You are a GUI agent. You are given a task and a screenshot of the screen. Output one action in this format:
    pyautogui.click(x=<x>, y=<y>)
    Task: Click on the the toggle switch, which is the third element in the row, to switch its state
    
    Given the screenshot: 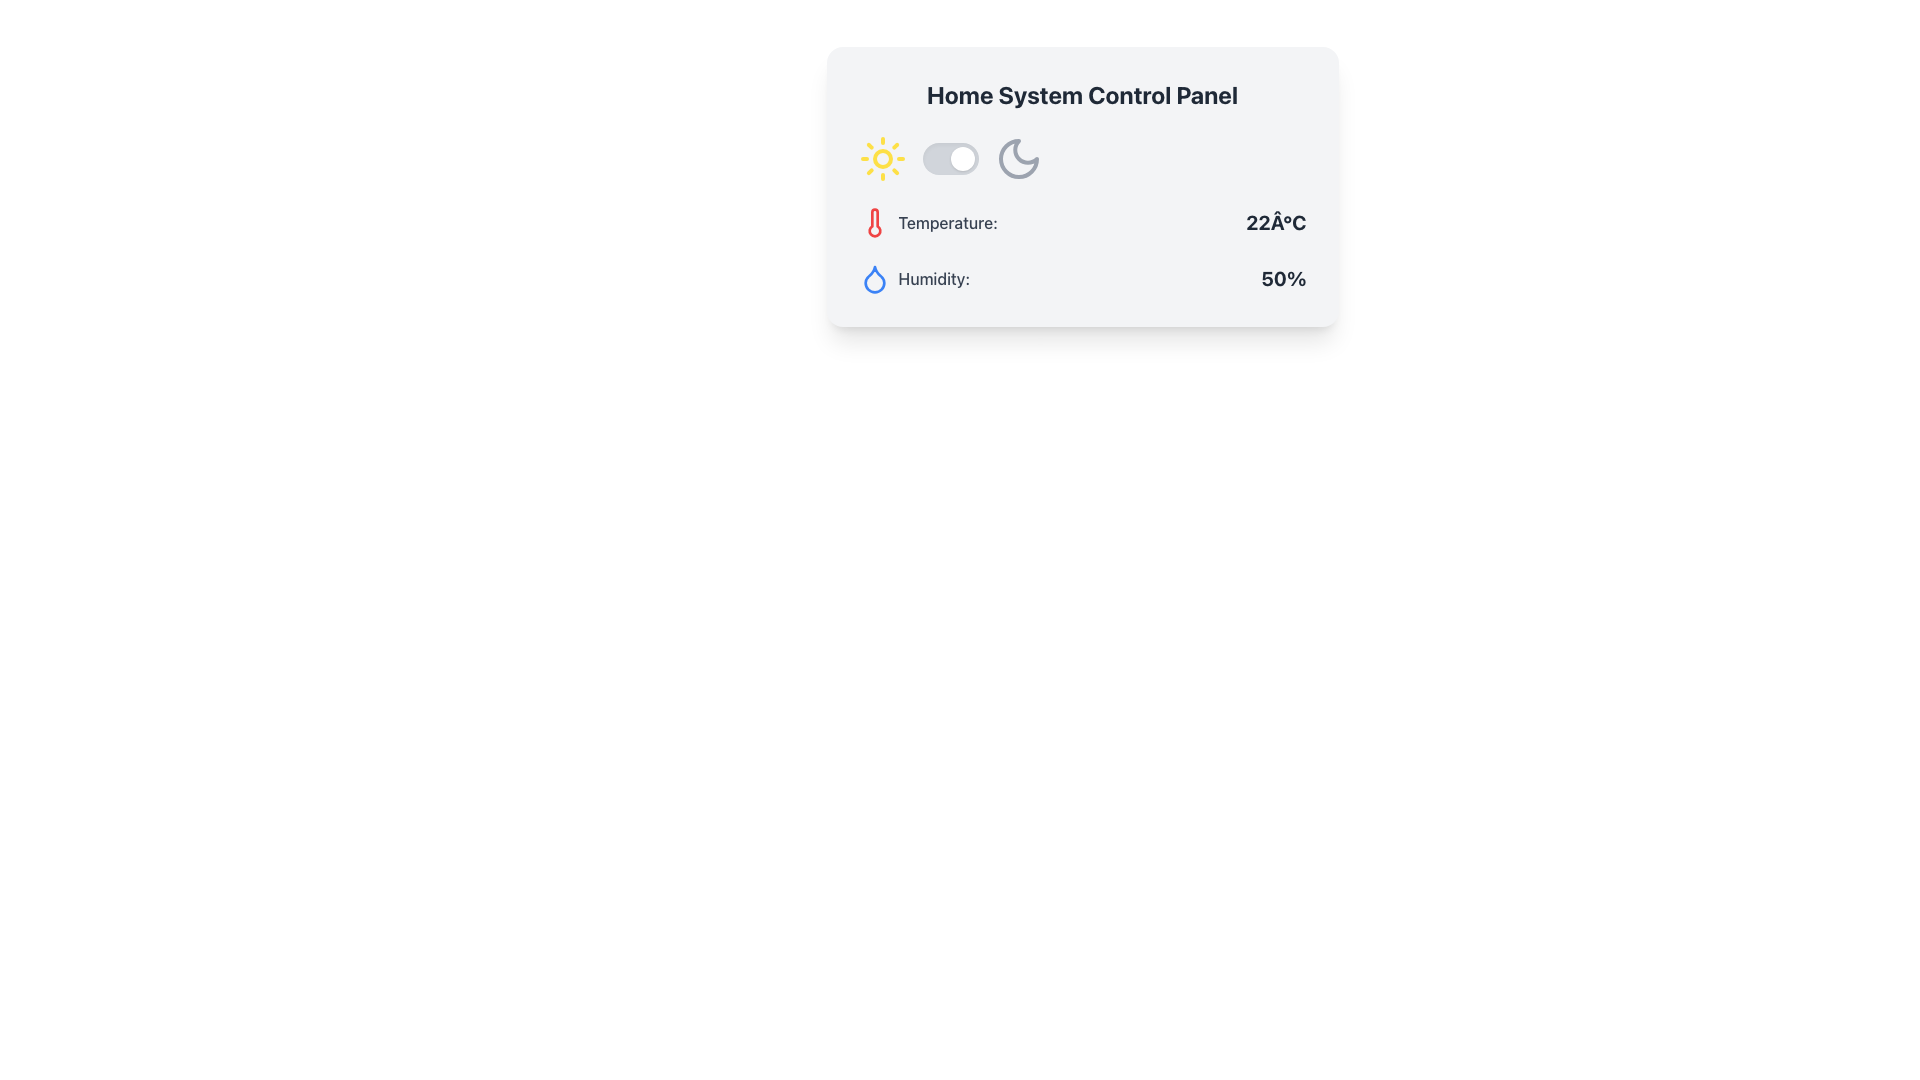 What is the action you would take?
    pyautogui.click(x=949, y=157)
    